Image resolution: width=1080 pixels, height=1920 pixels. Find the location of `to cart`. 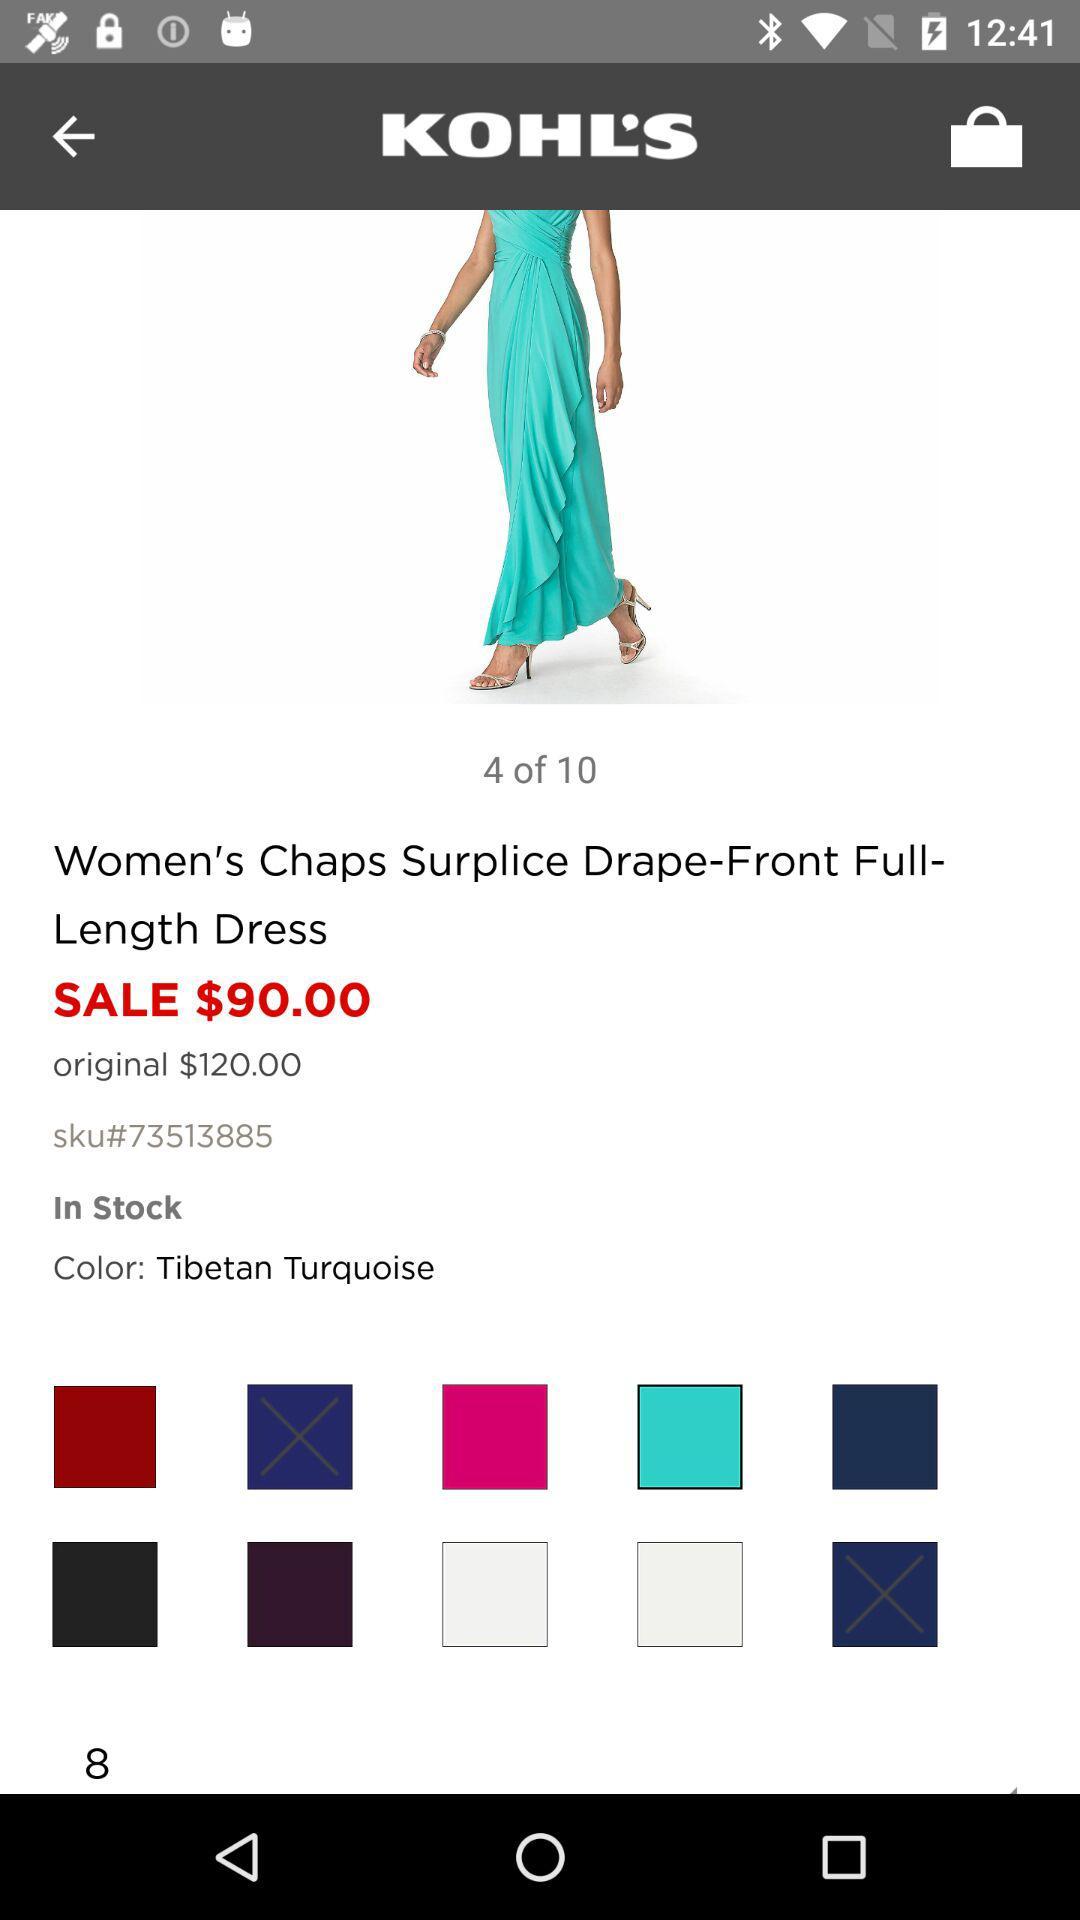

to cart is located at coordinates (980, 135).